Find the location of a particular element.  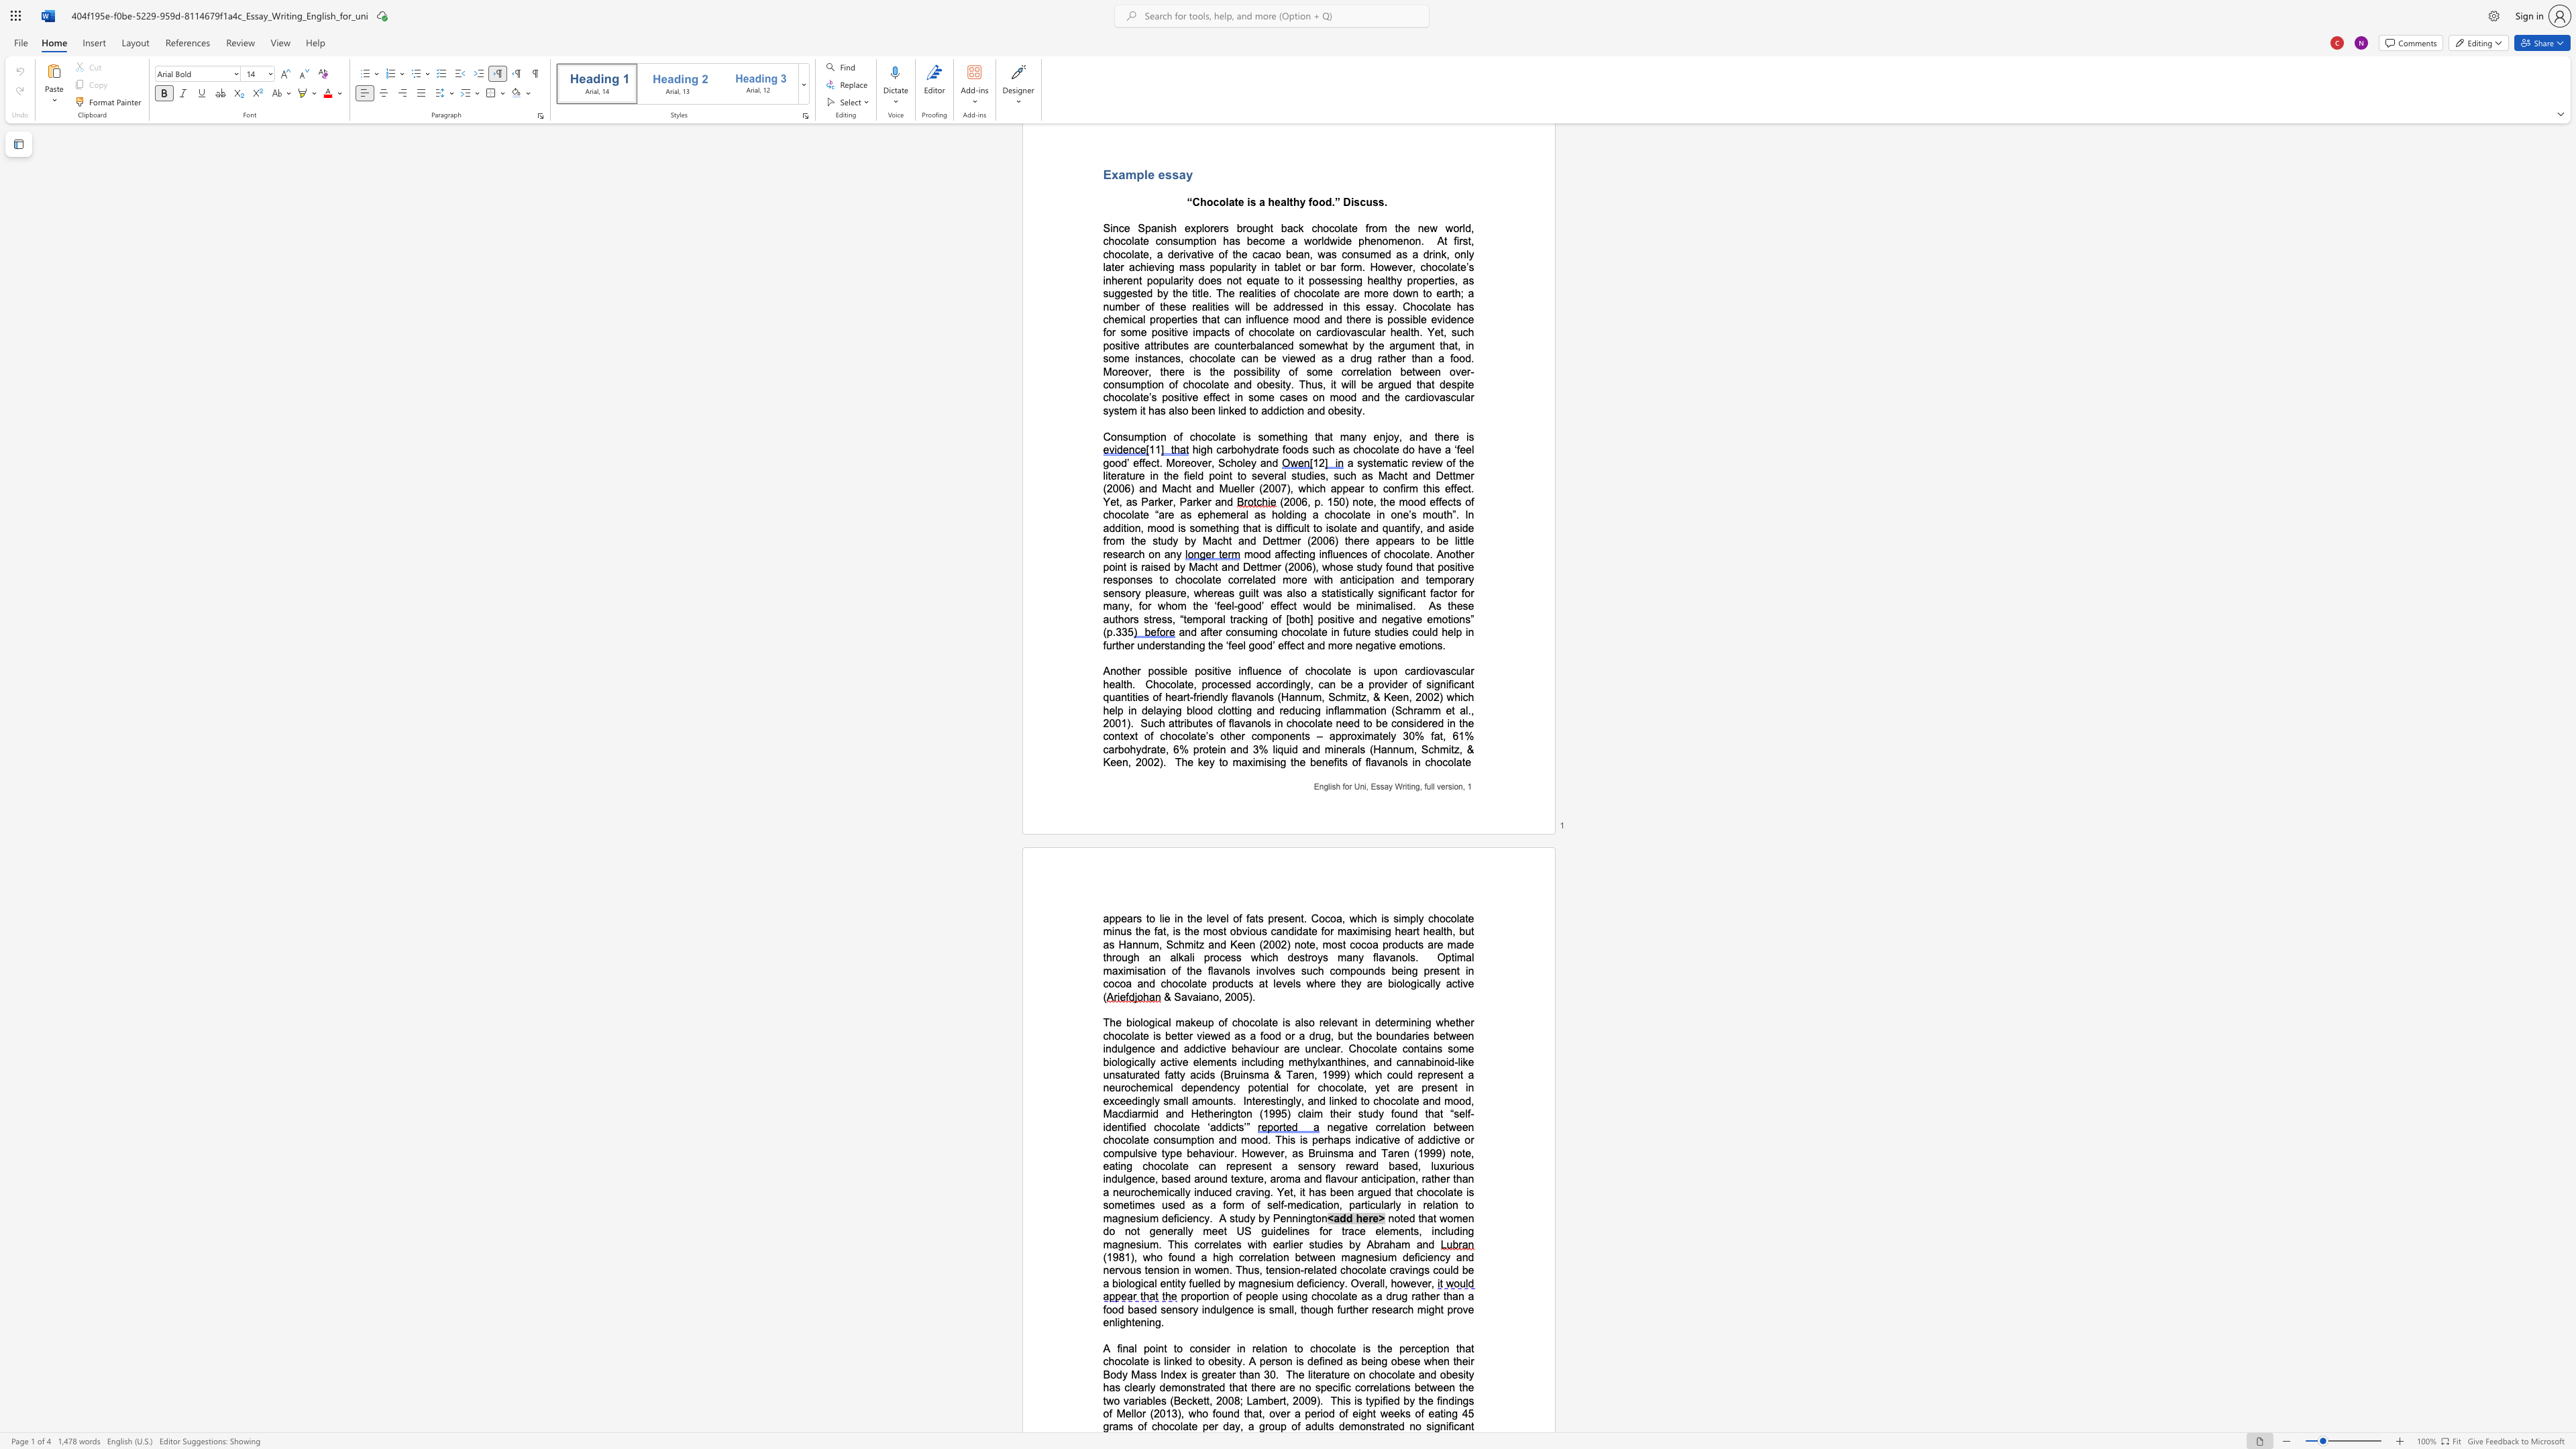

the subset text "13), who found that, over a period of eight weeks of eating 45 grams of chocolate per day, a group of" within the text "This is typified by the findings of Mellor (2013), who found that, over a period of eight weeks of eating 45 grams of chocolate per day, a group of adults" is located at coordinates (1164, 1412).